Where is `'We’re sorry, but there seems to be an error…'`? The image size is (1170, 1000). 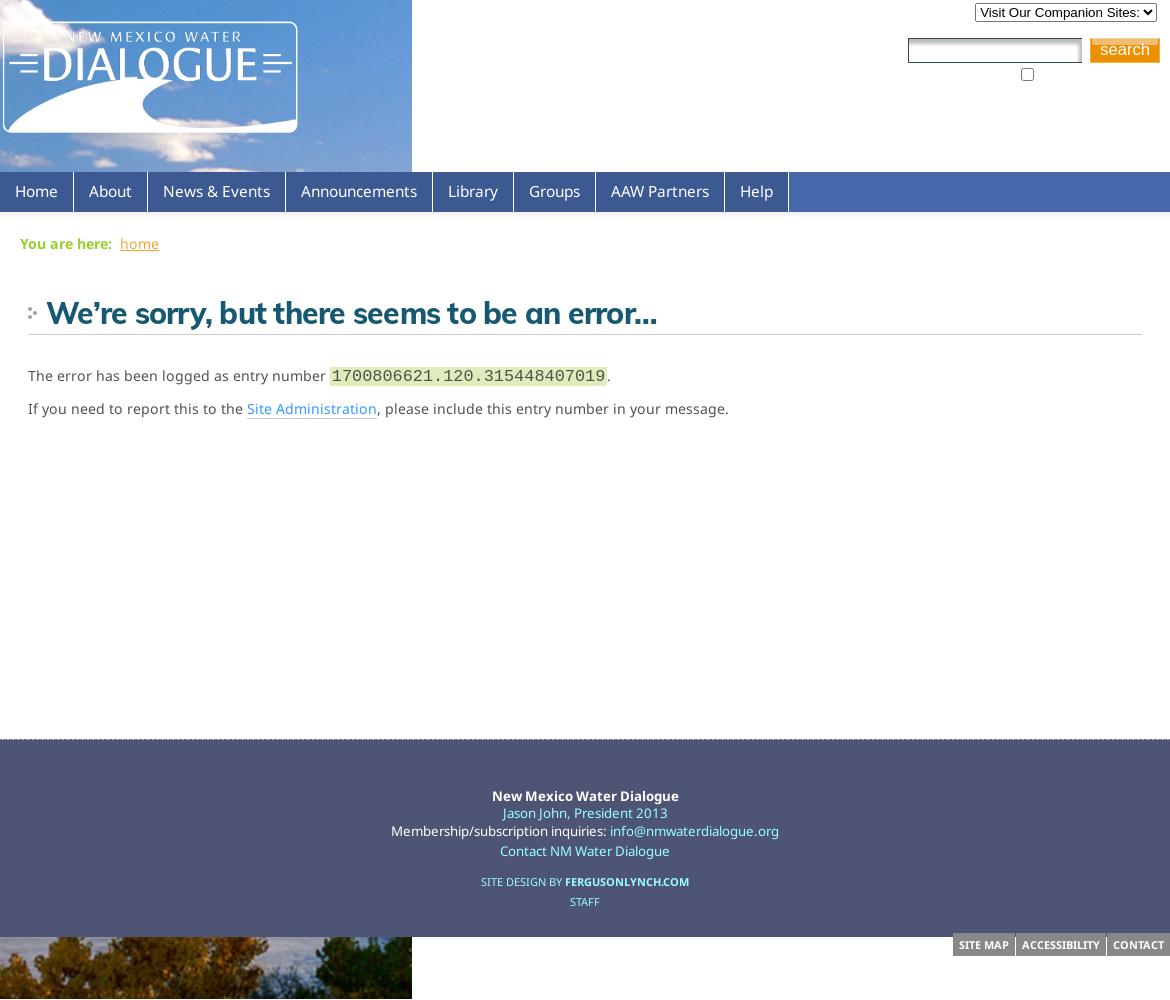
'We’re sorry, but there seems to be an error…' is located at coordinates (350, 312).